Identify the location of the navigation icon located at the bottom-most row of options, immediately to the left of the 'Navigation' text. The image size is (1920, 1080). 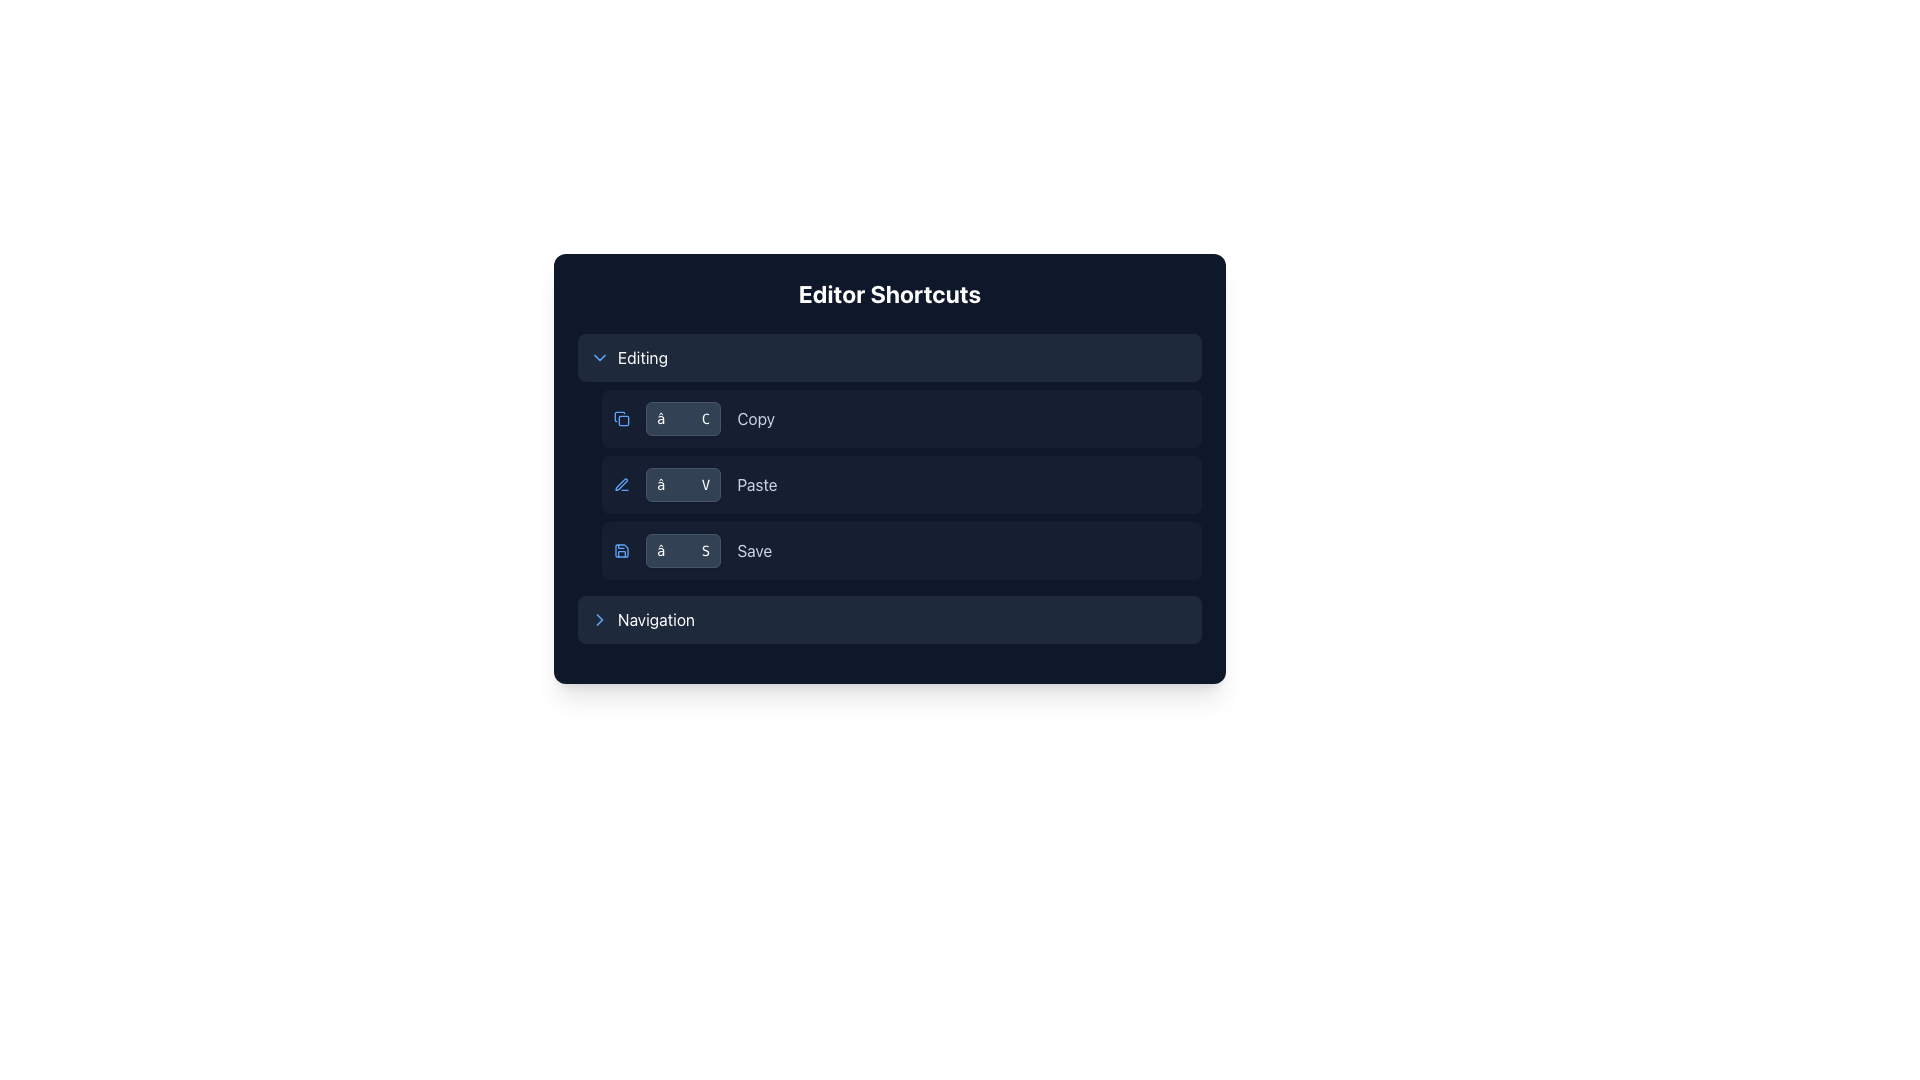
(599, 619).